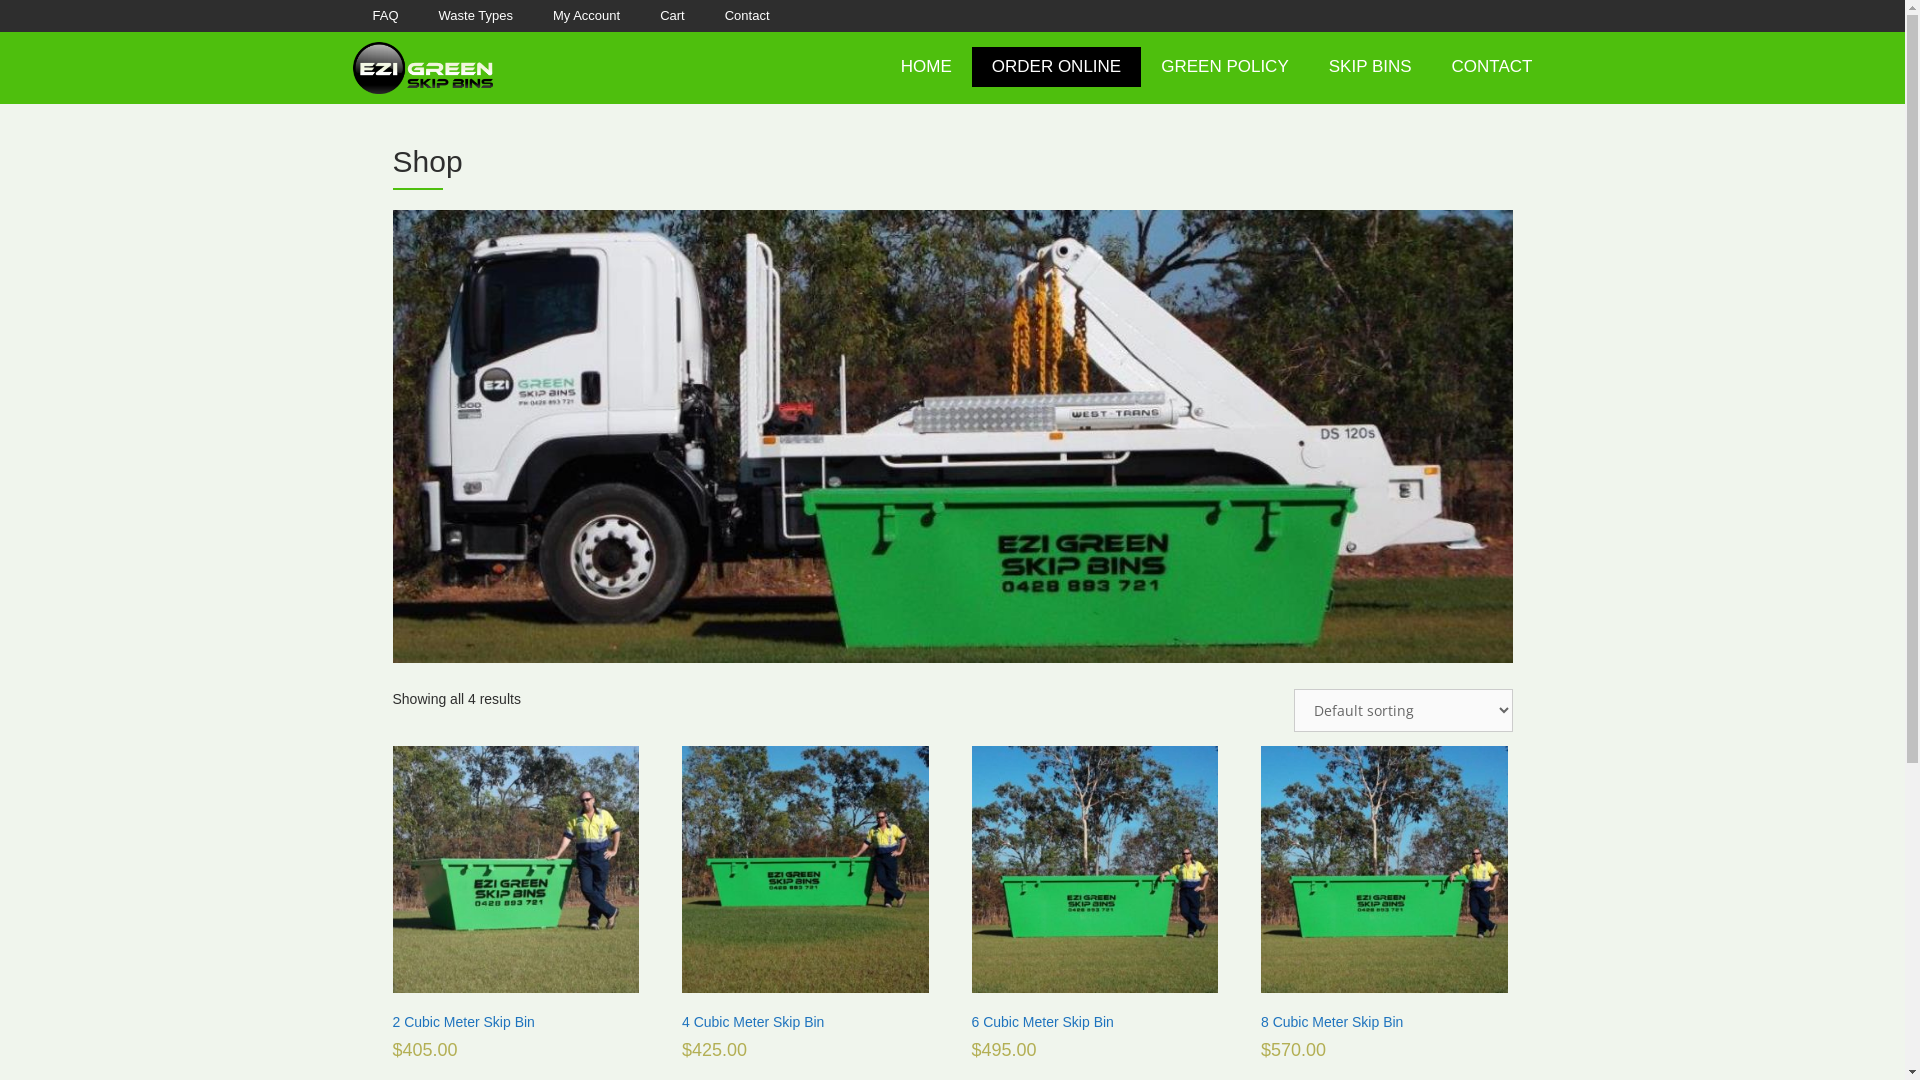  I want to click on 'SKIP BINS', so click(1369, 65).